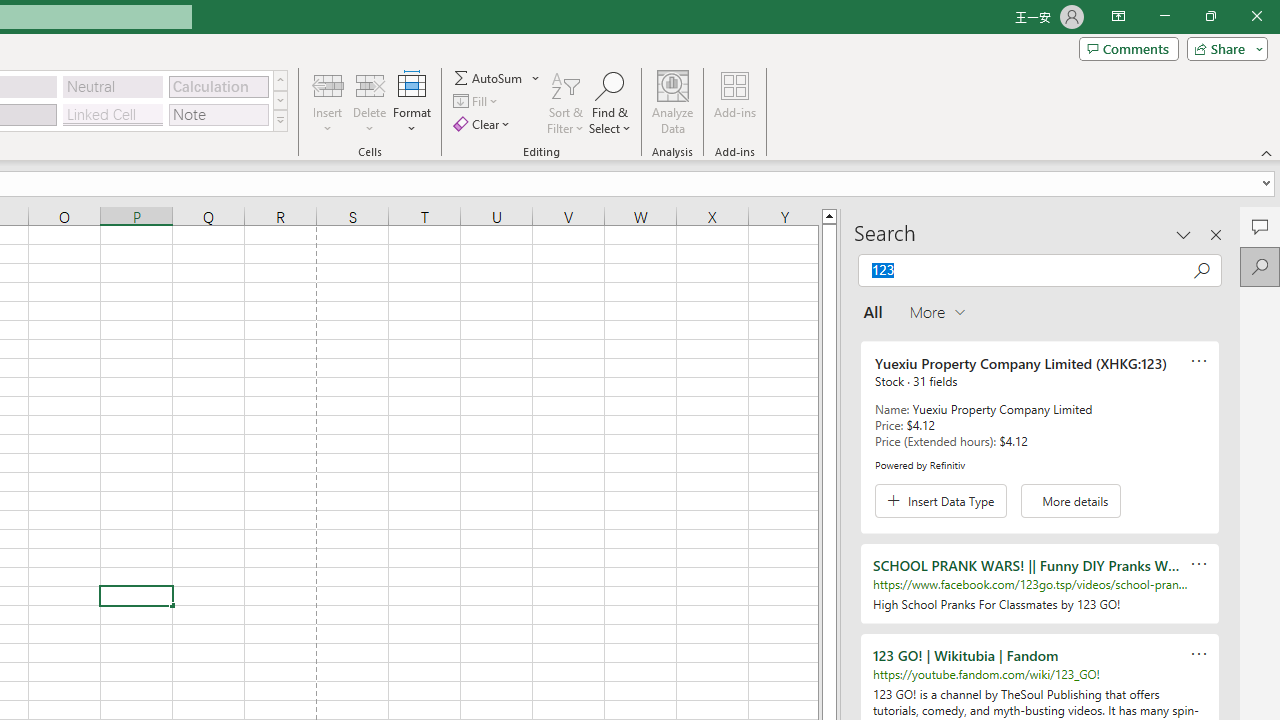 Image resolution: width=1280 pixels, height=720 pixels. What do you see at coordinates (328, 84) in the screenshot?
I see `'Insert Cells'` at bounding box center [328, 84].